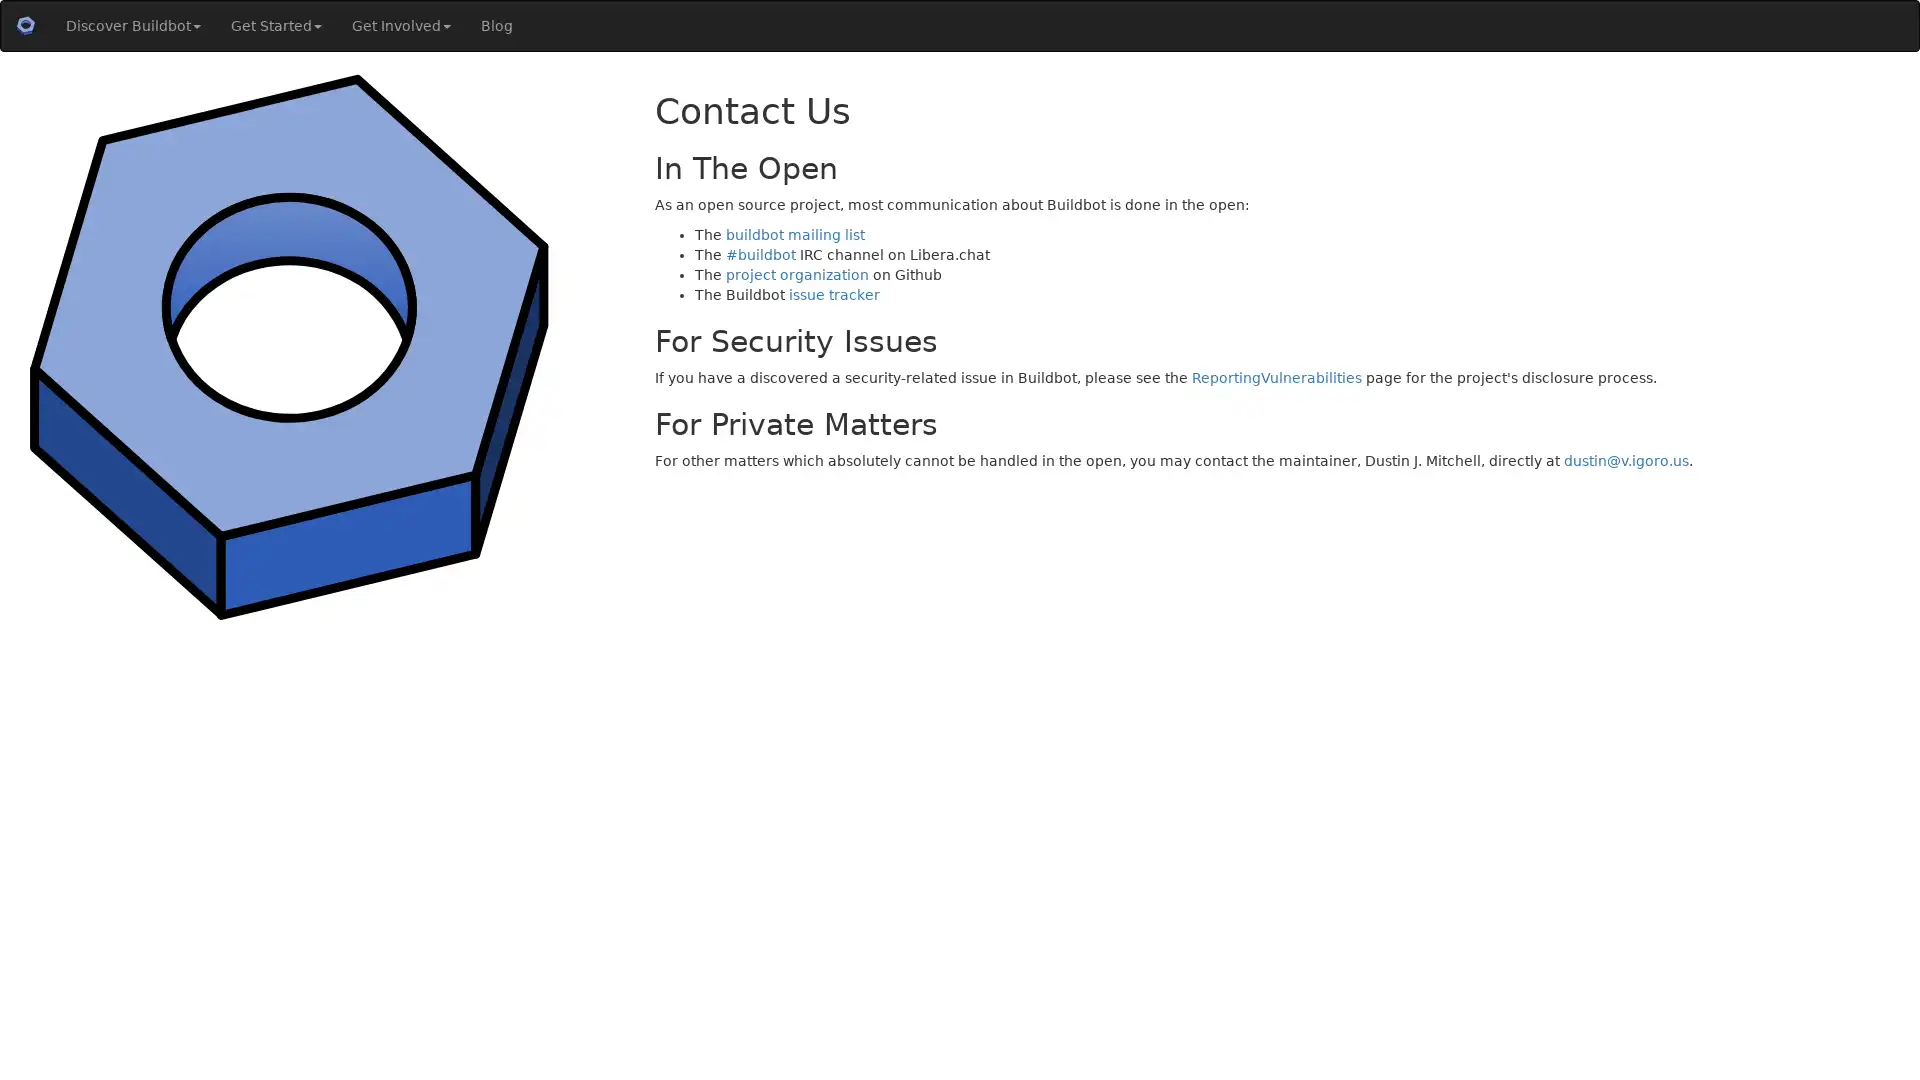  I want to click on Discover Buildbot, so click(132, 26).